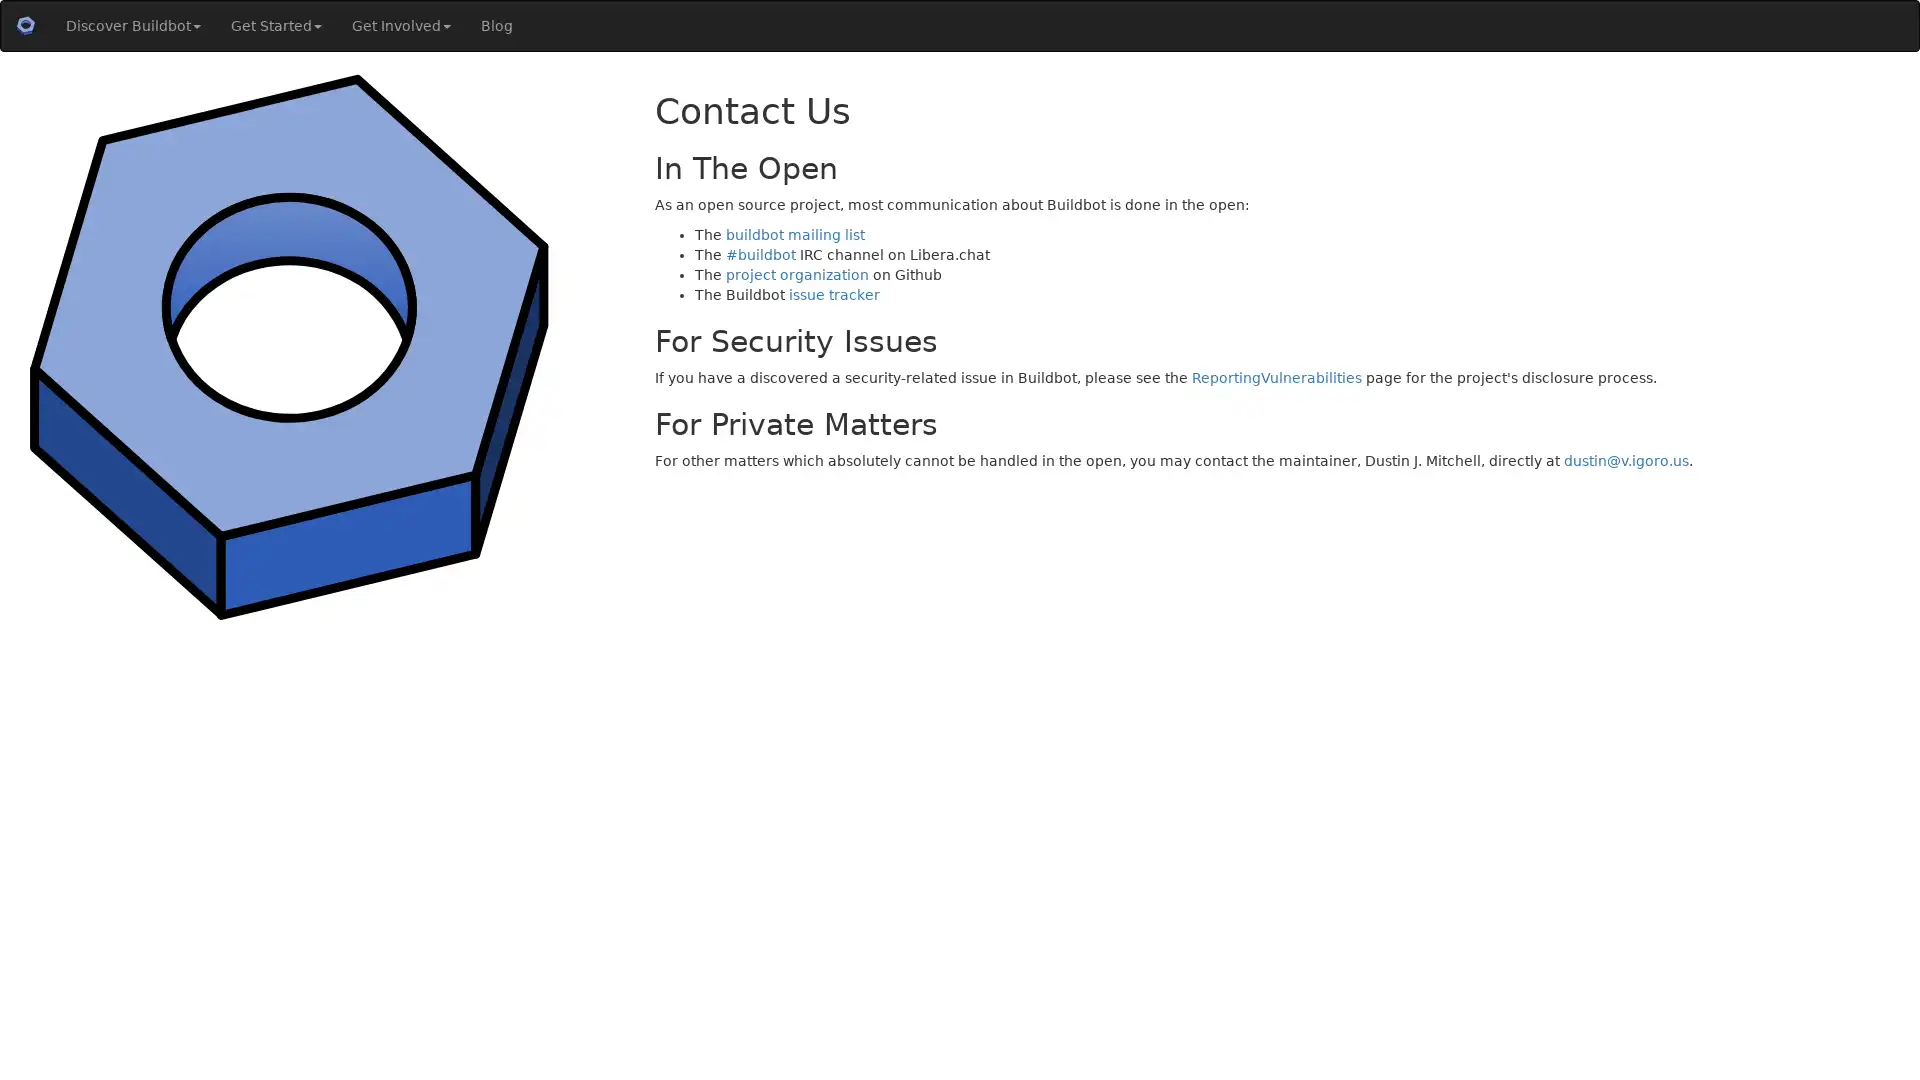  I want to click on Discover Buildbot, so click(132, 26).